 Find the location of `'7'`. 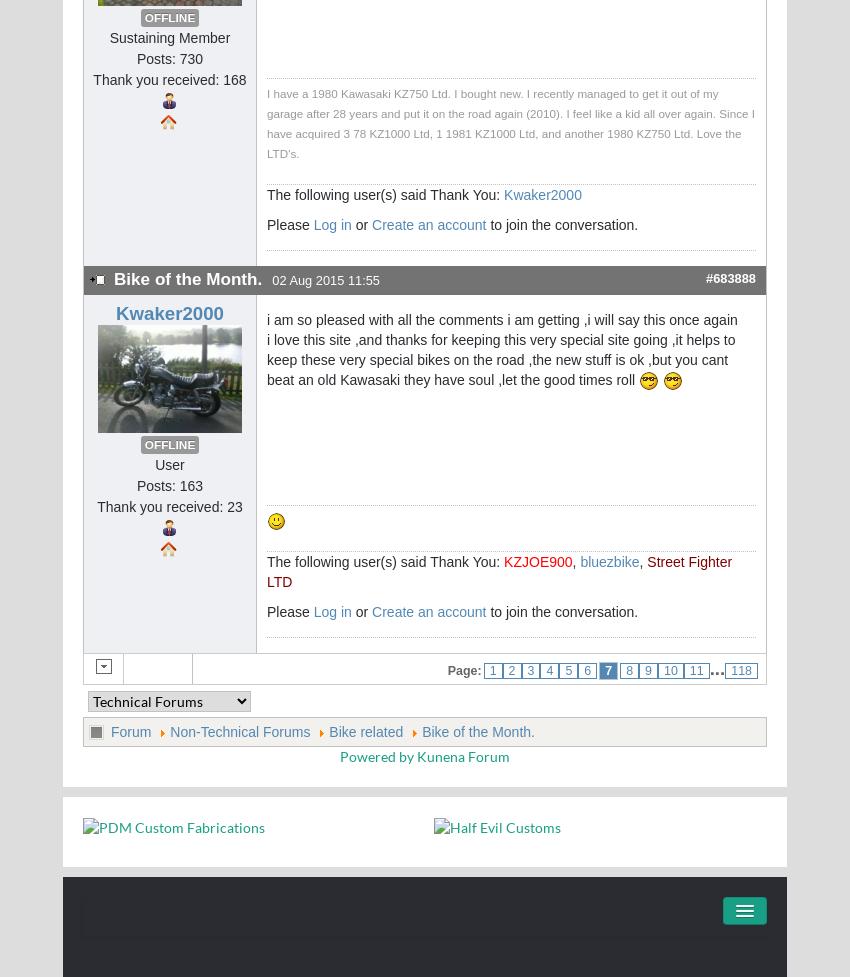

'7' is located at coordinates (607, 671).